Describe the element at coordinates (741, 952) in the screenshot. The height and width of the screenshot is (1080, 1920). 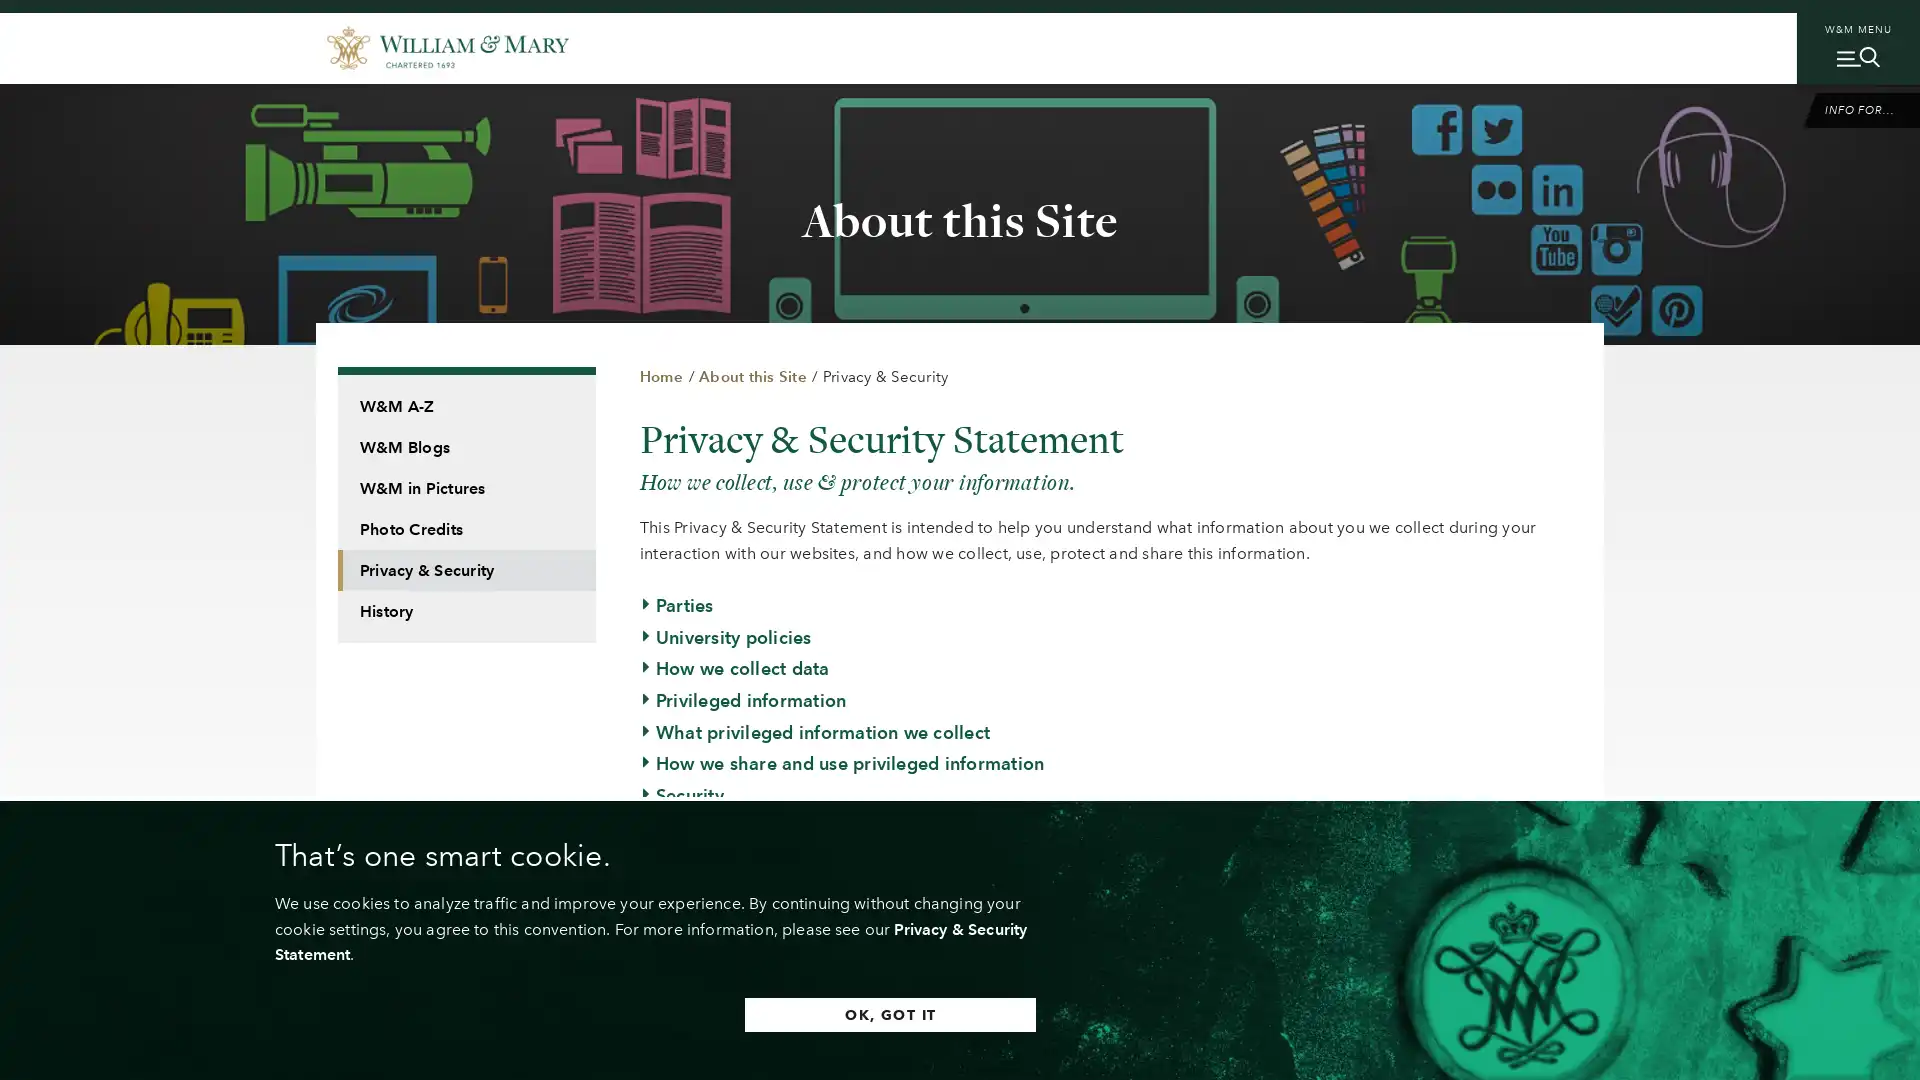
I see `3rd Party API Services` at that location.